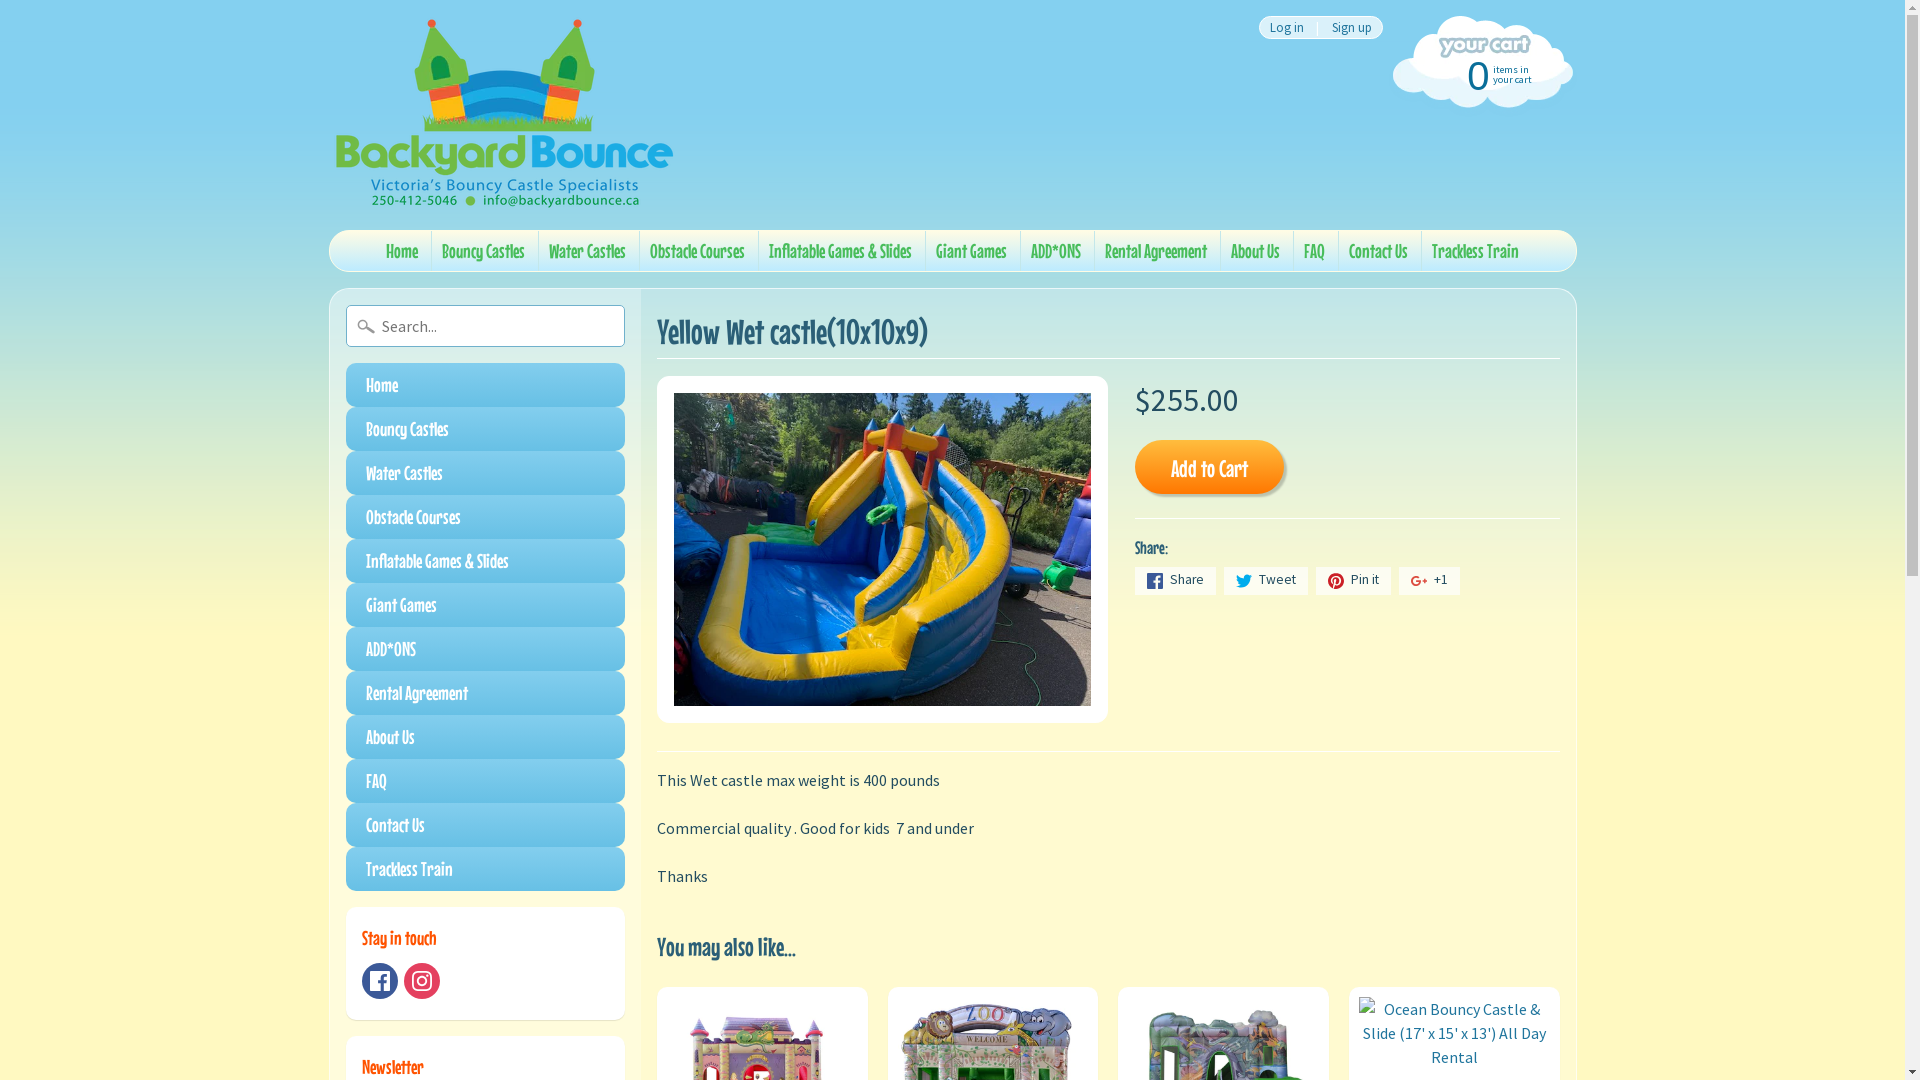 This screenshot has width=1920, height=1080. I want to click on 'Pin it', so click(1353, 581).